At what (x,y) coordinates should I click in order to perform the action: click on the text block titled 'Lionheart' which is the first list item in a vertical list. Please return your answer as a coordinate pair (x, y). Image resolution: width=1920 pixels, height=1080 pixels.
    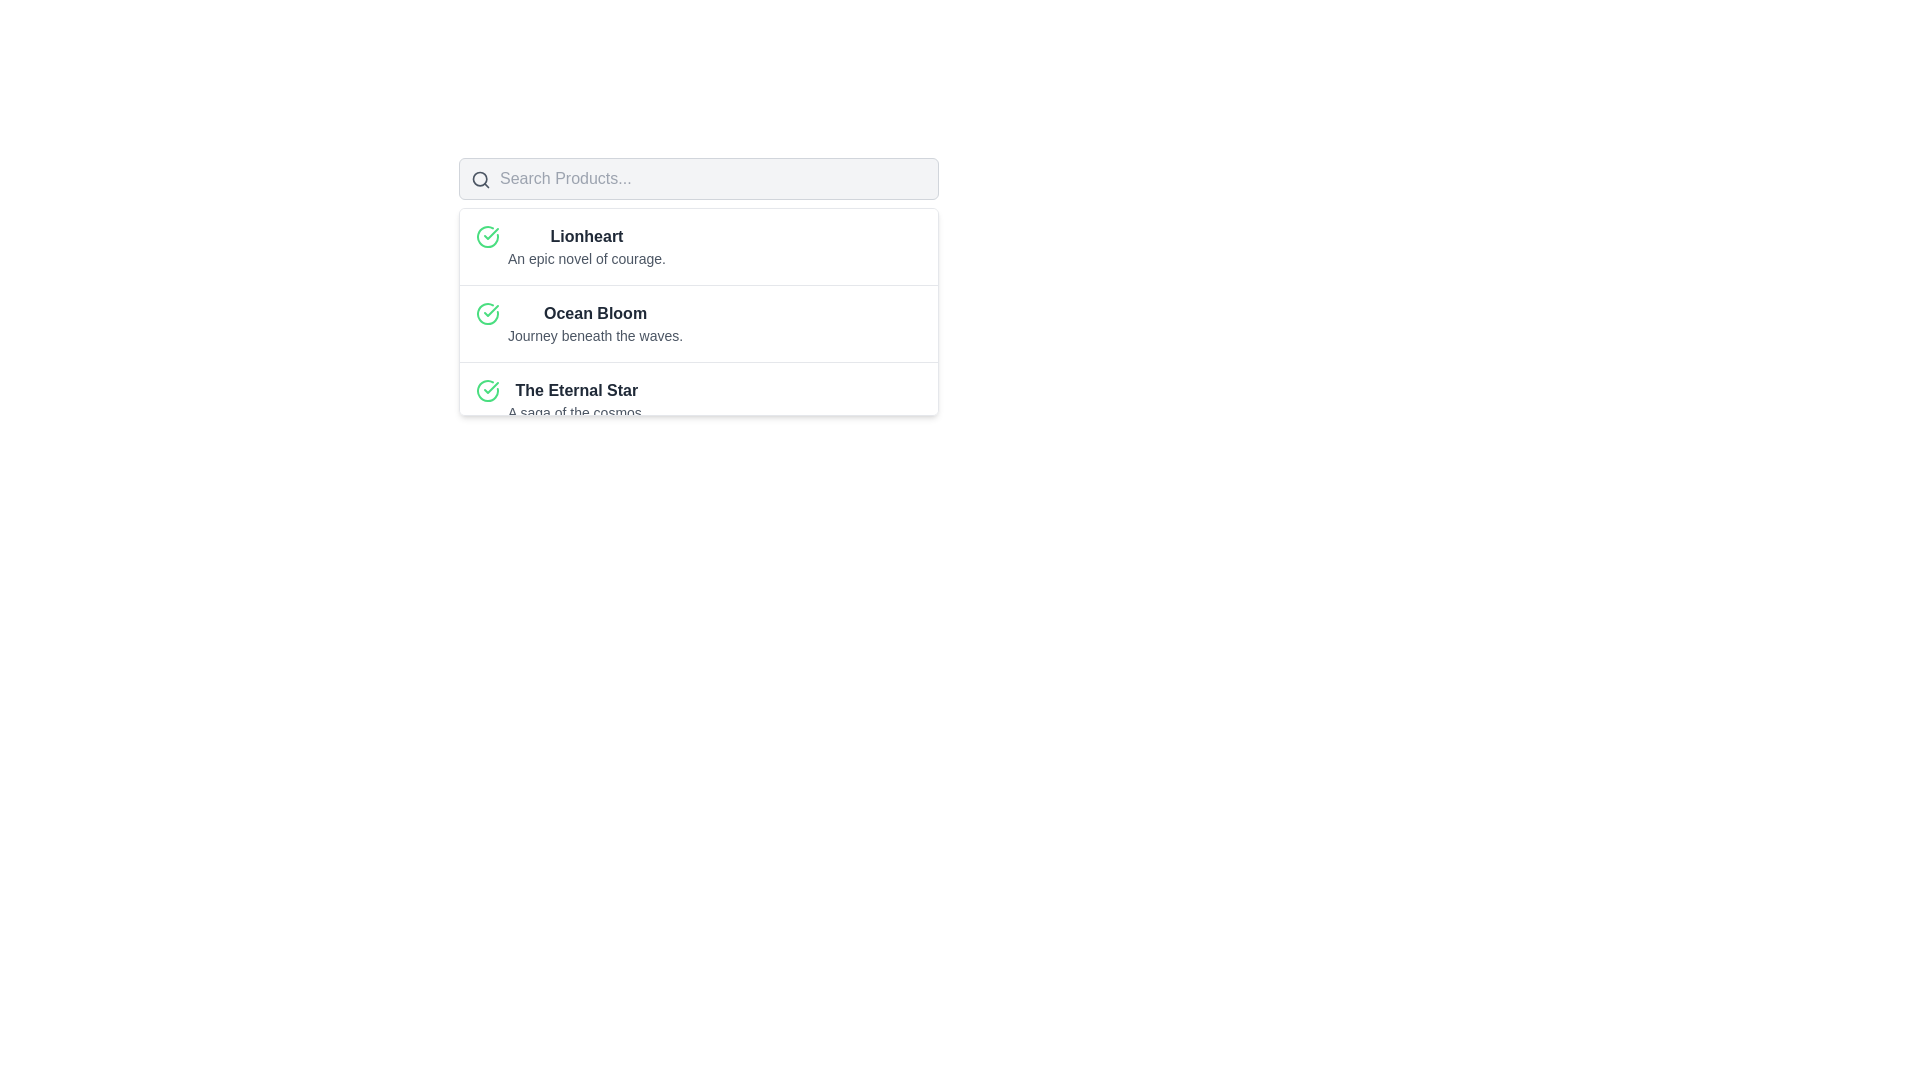
    Looking at the image, I should click on (585, 245).